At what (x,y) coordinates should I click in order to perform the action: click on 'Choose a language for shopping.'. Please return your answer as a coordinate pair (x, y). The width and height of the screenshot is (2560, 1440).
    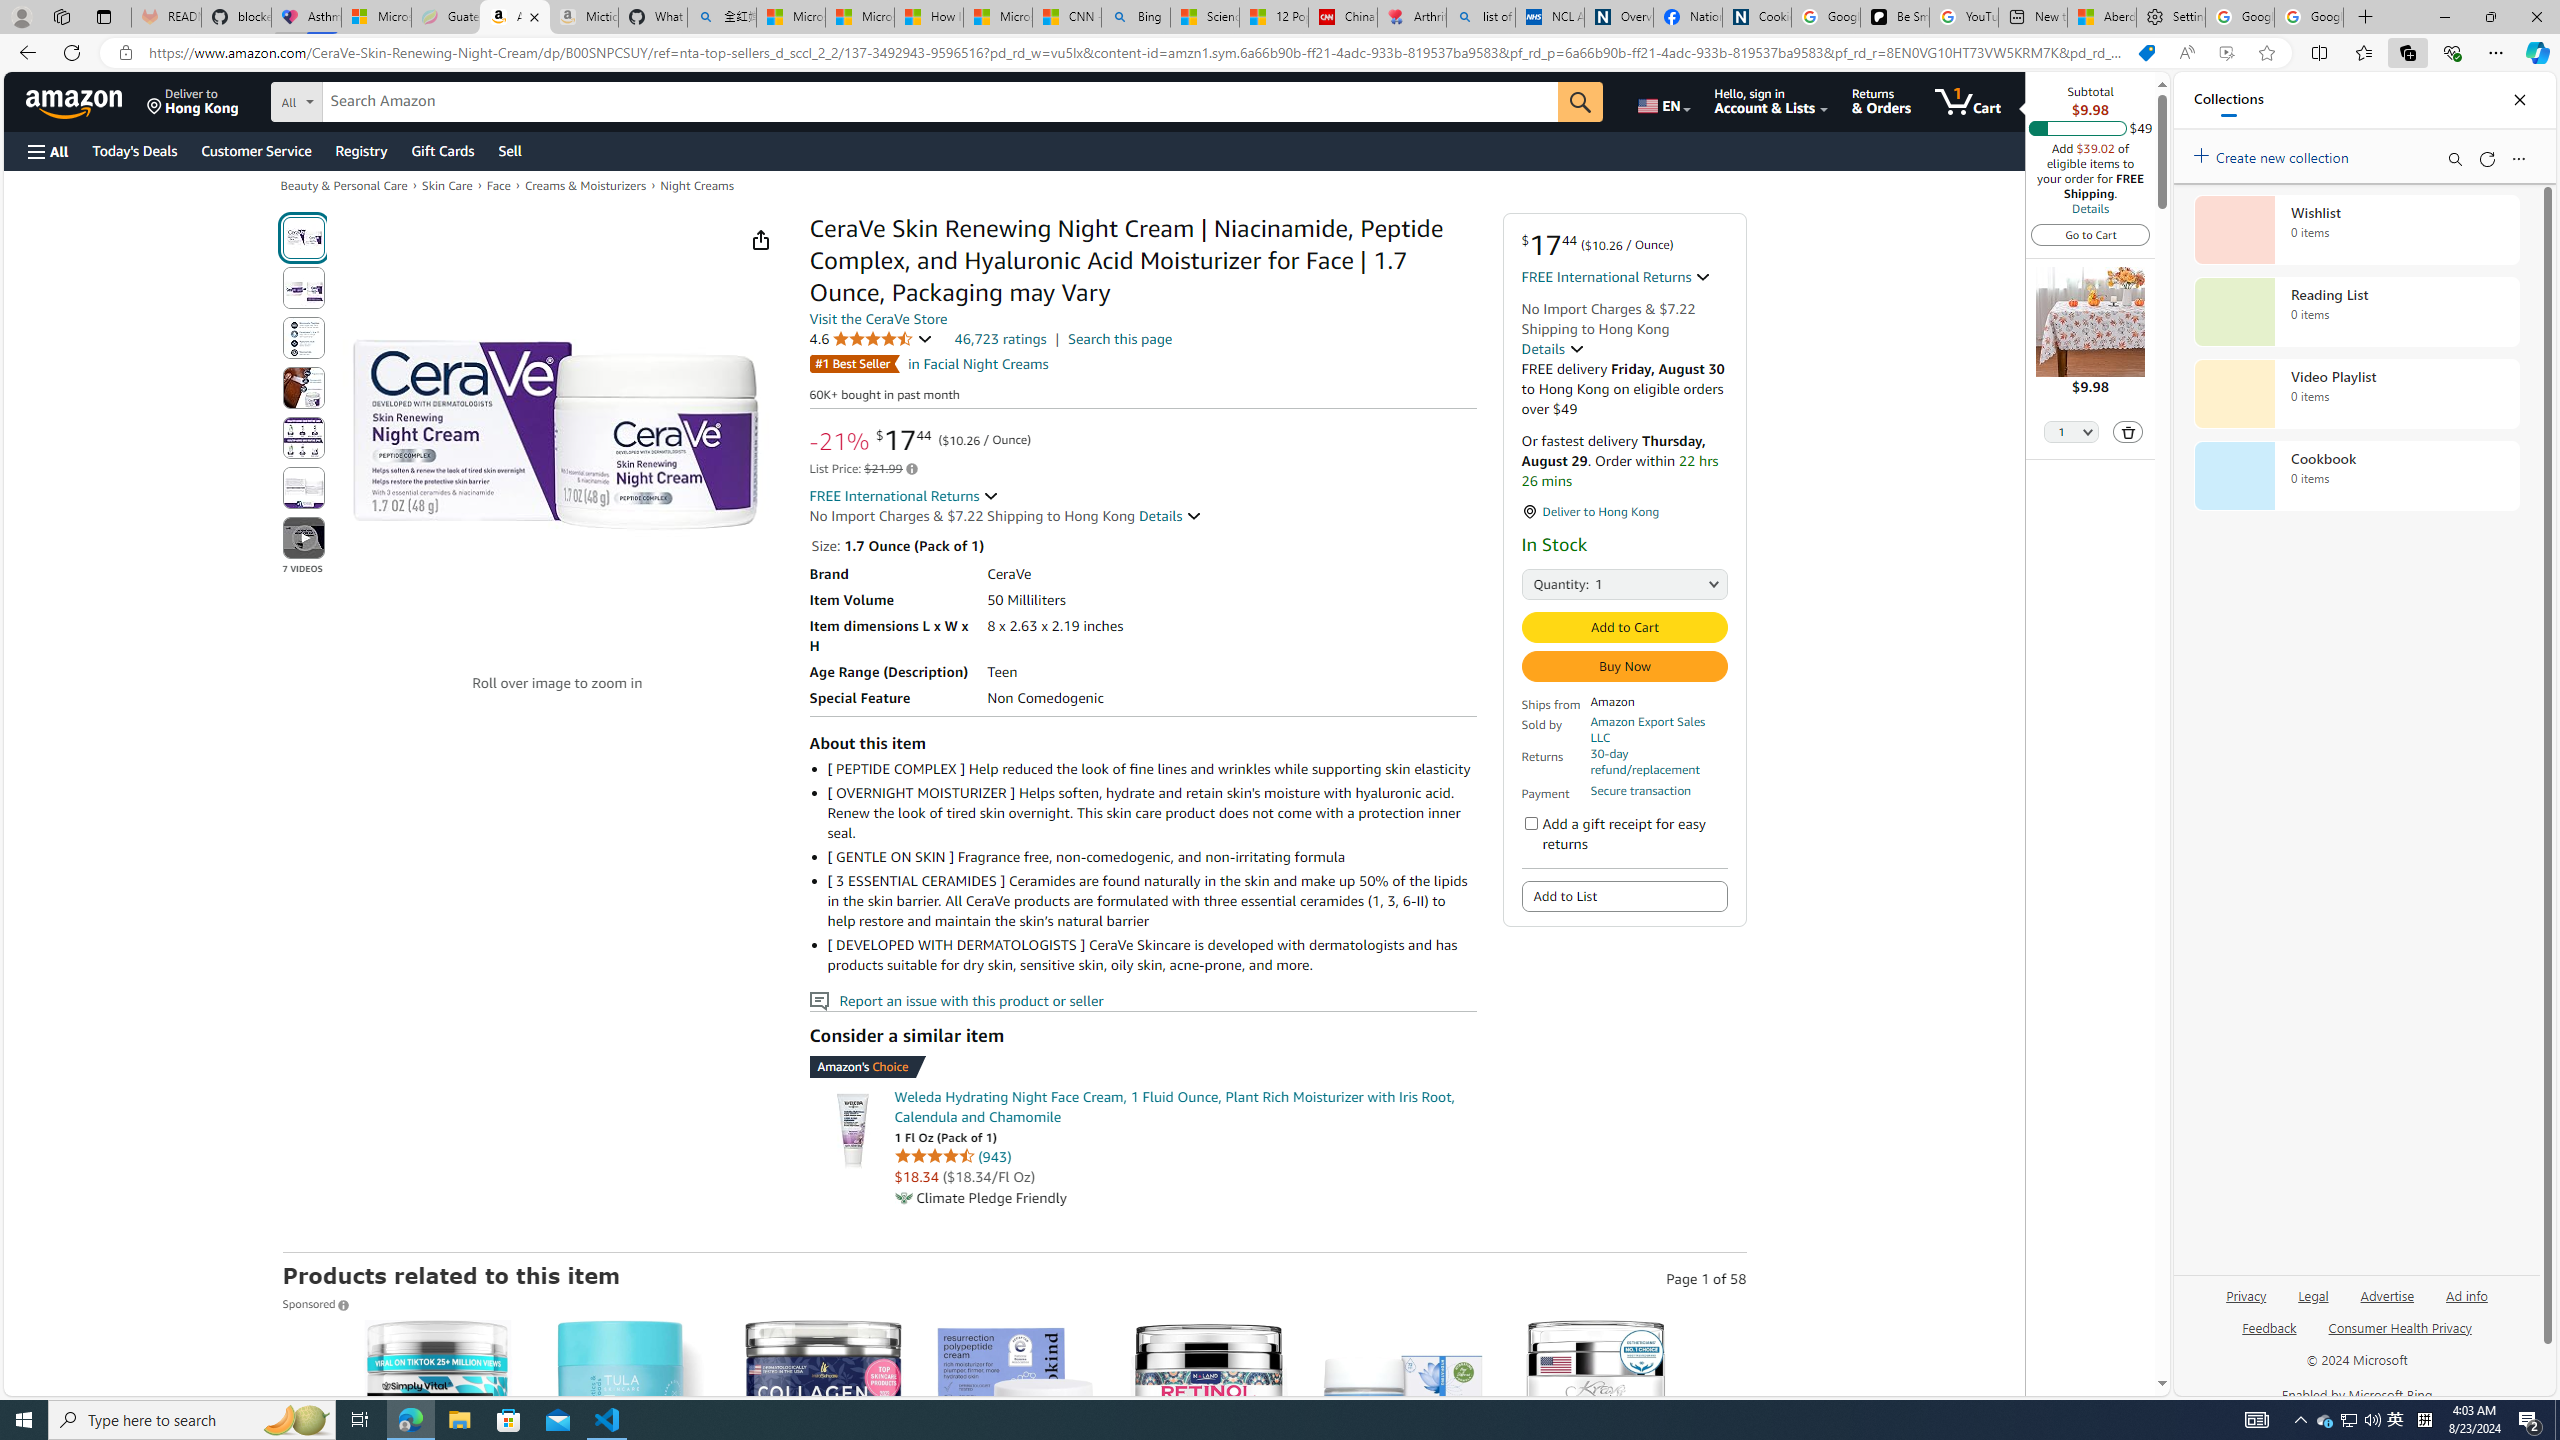
    Looking at the image, I should click on (1662, 100).